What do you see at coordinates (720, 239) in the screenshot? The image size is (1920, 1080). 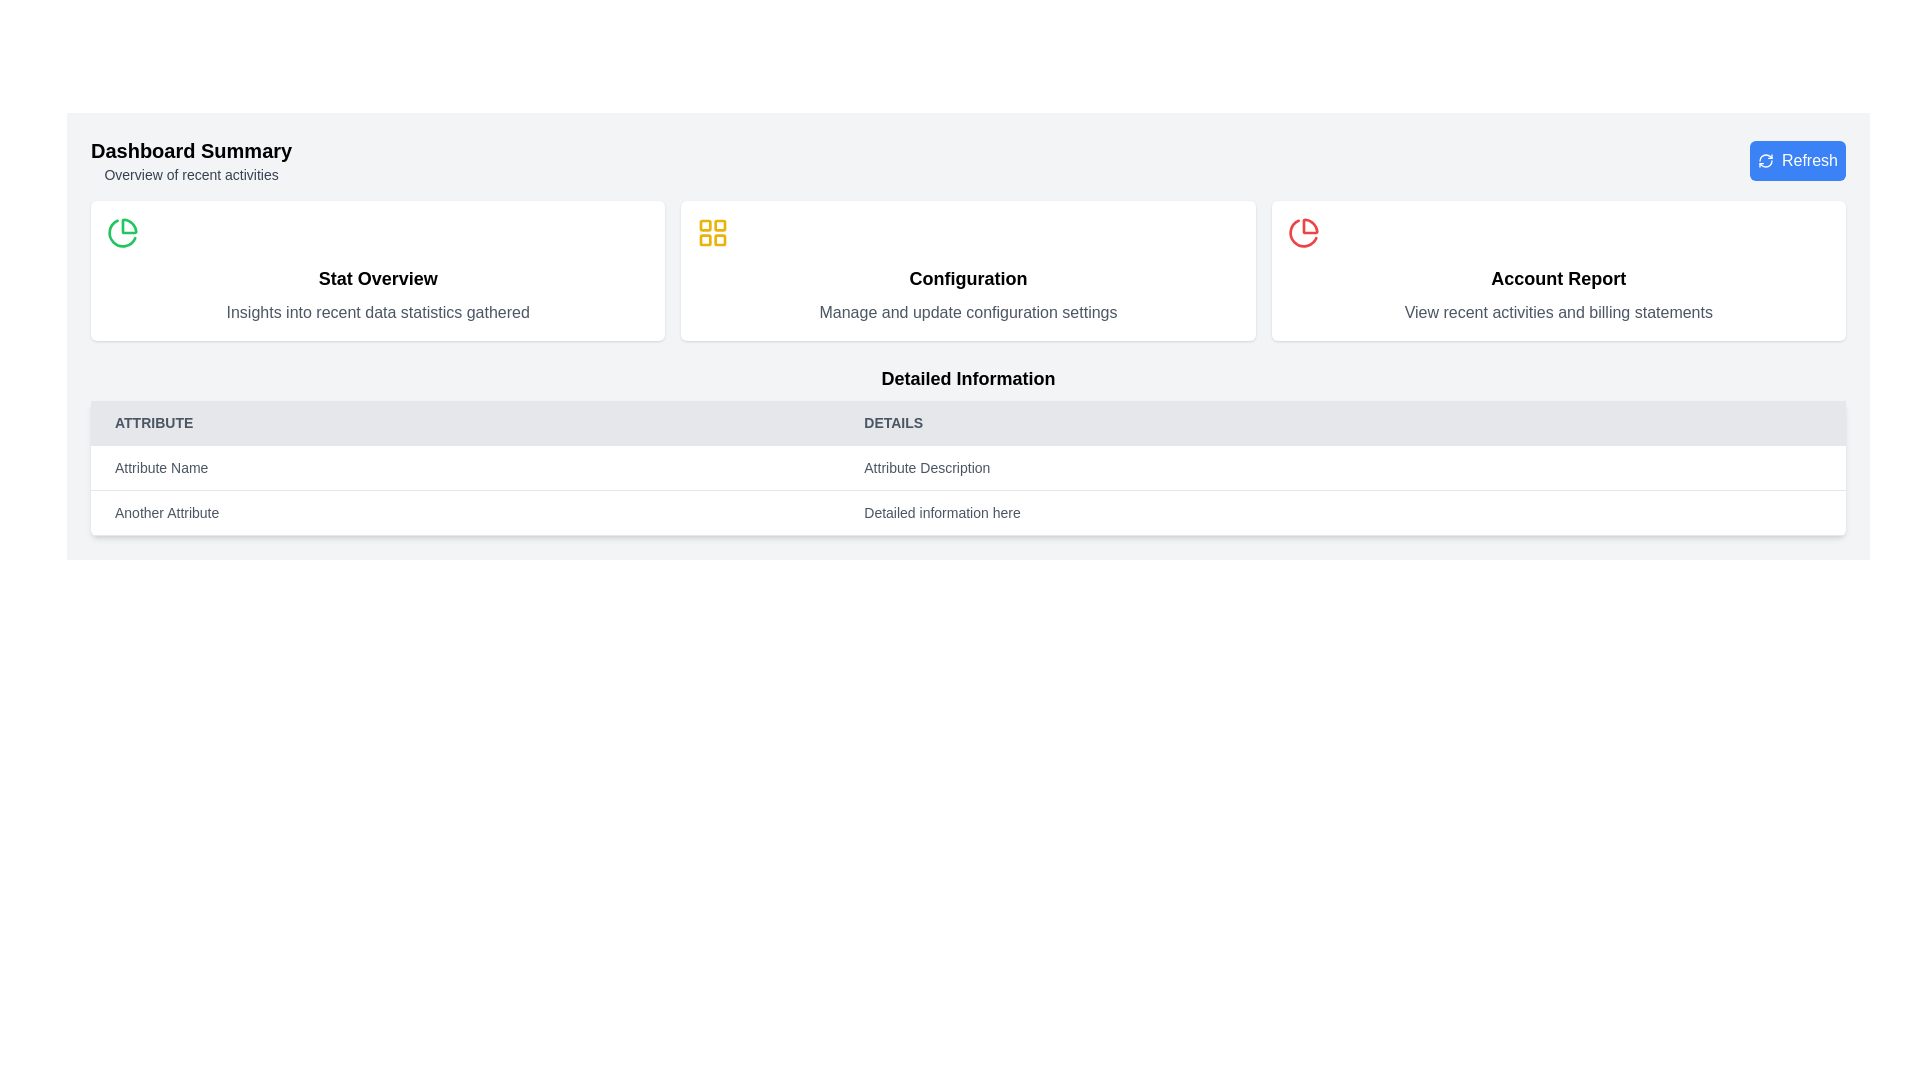 I see `the decorative square located in the bottom-right position of the 2x2 matrix within the 'Configuration' card in the layout` at bounding box center [720, 239].